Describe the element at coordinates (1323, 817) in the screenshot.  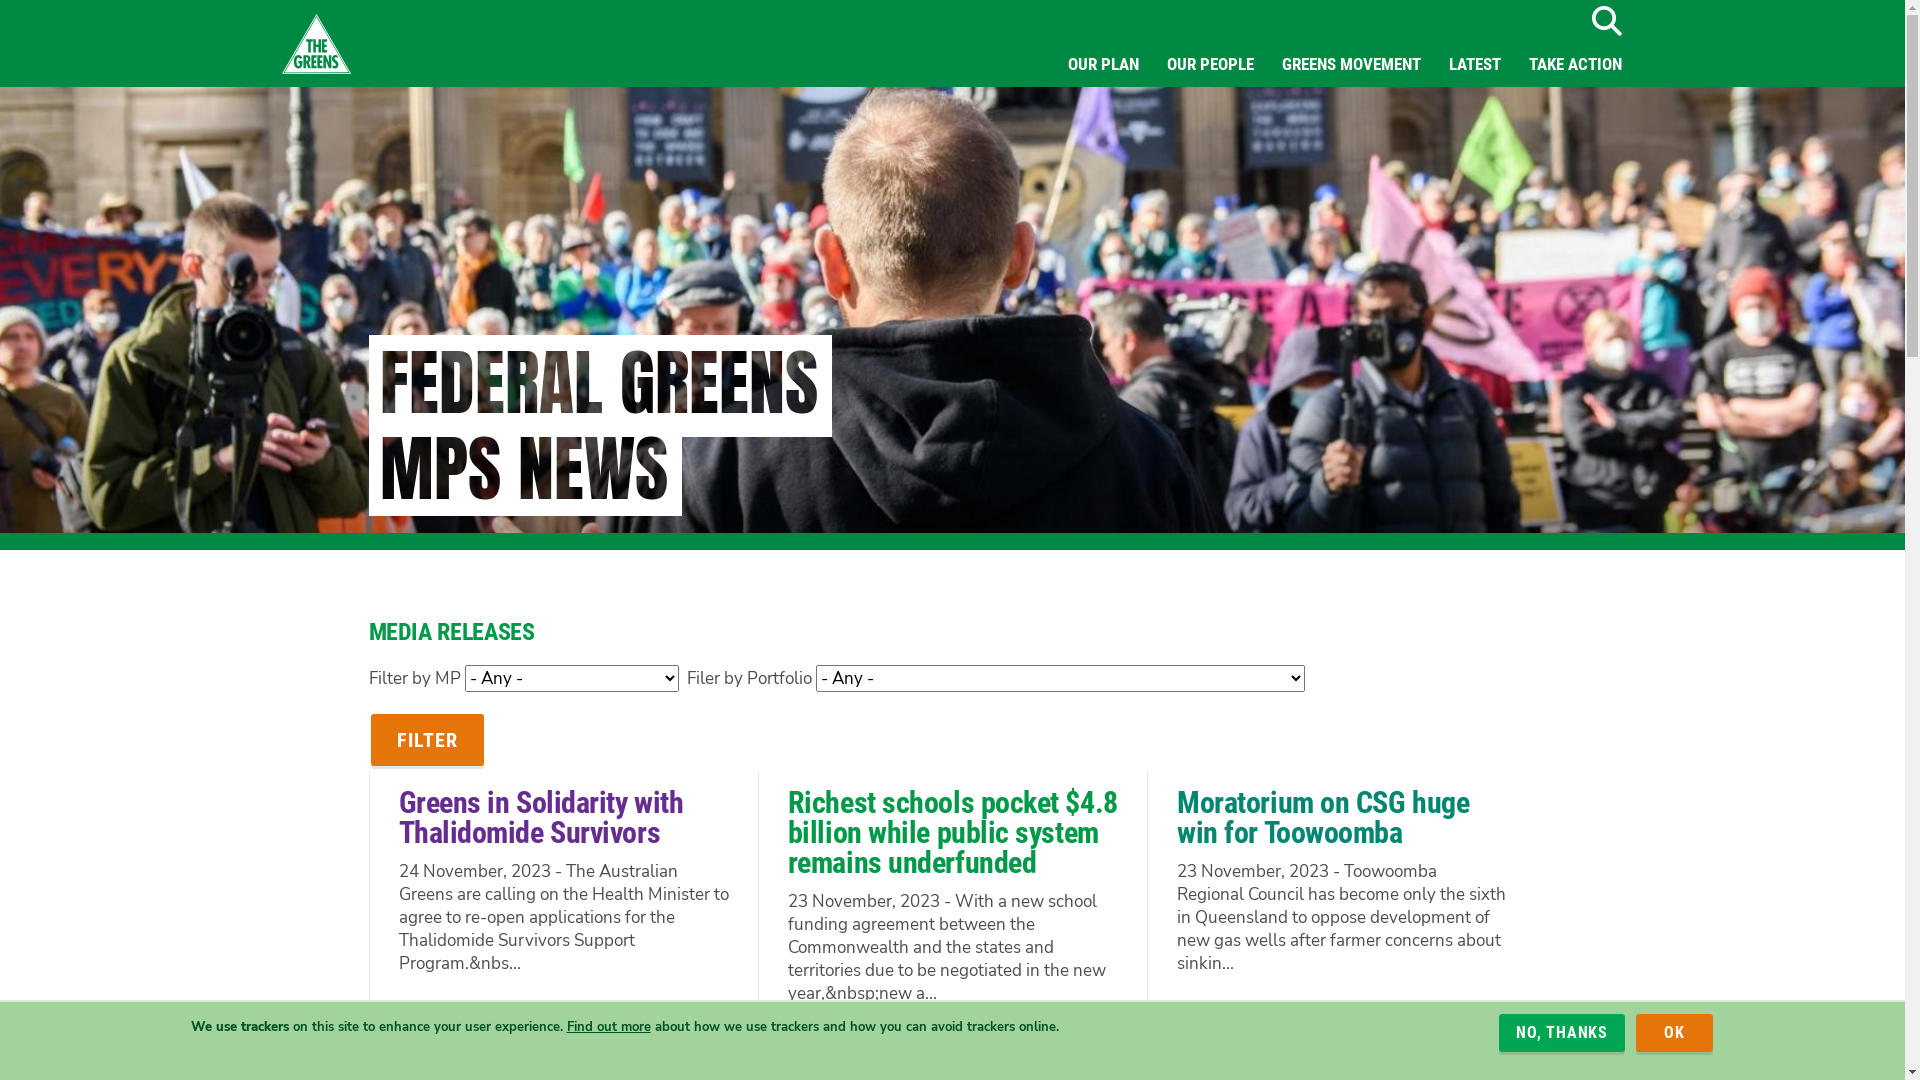
I see `'Moratorium on CSG huge win for Toowoomba'` at that location.